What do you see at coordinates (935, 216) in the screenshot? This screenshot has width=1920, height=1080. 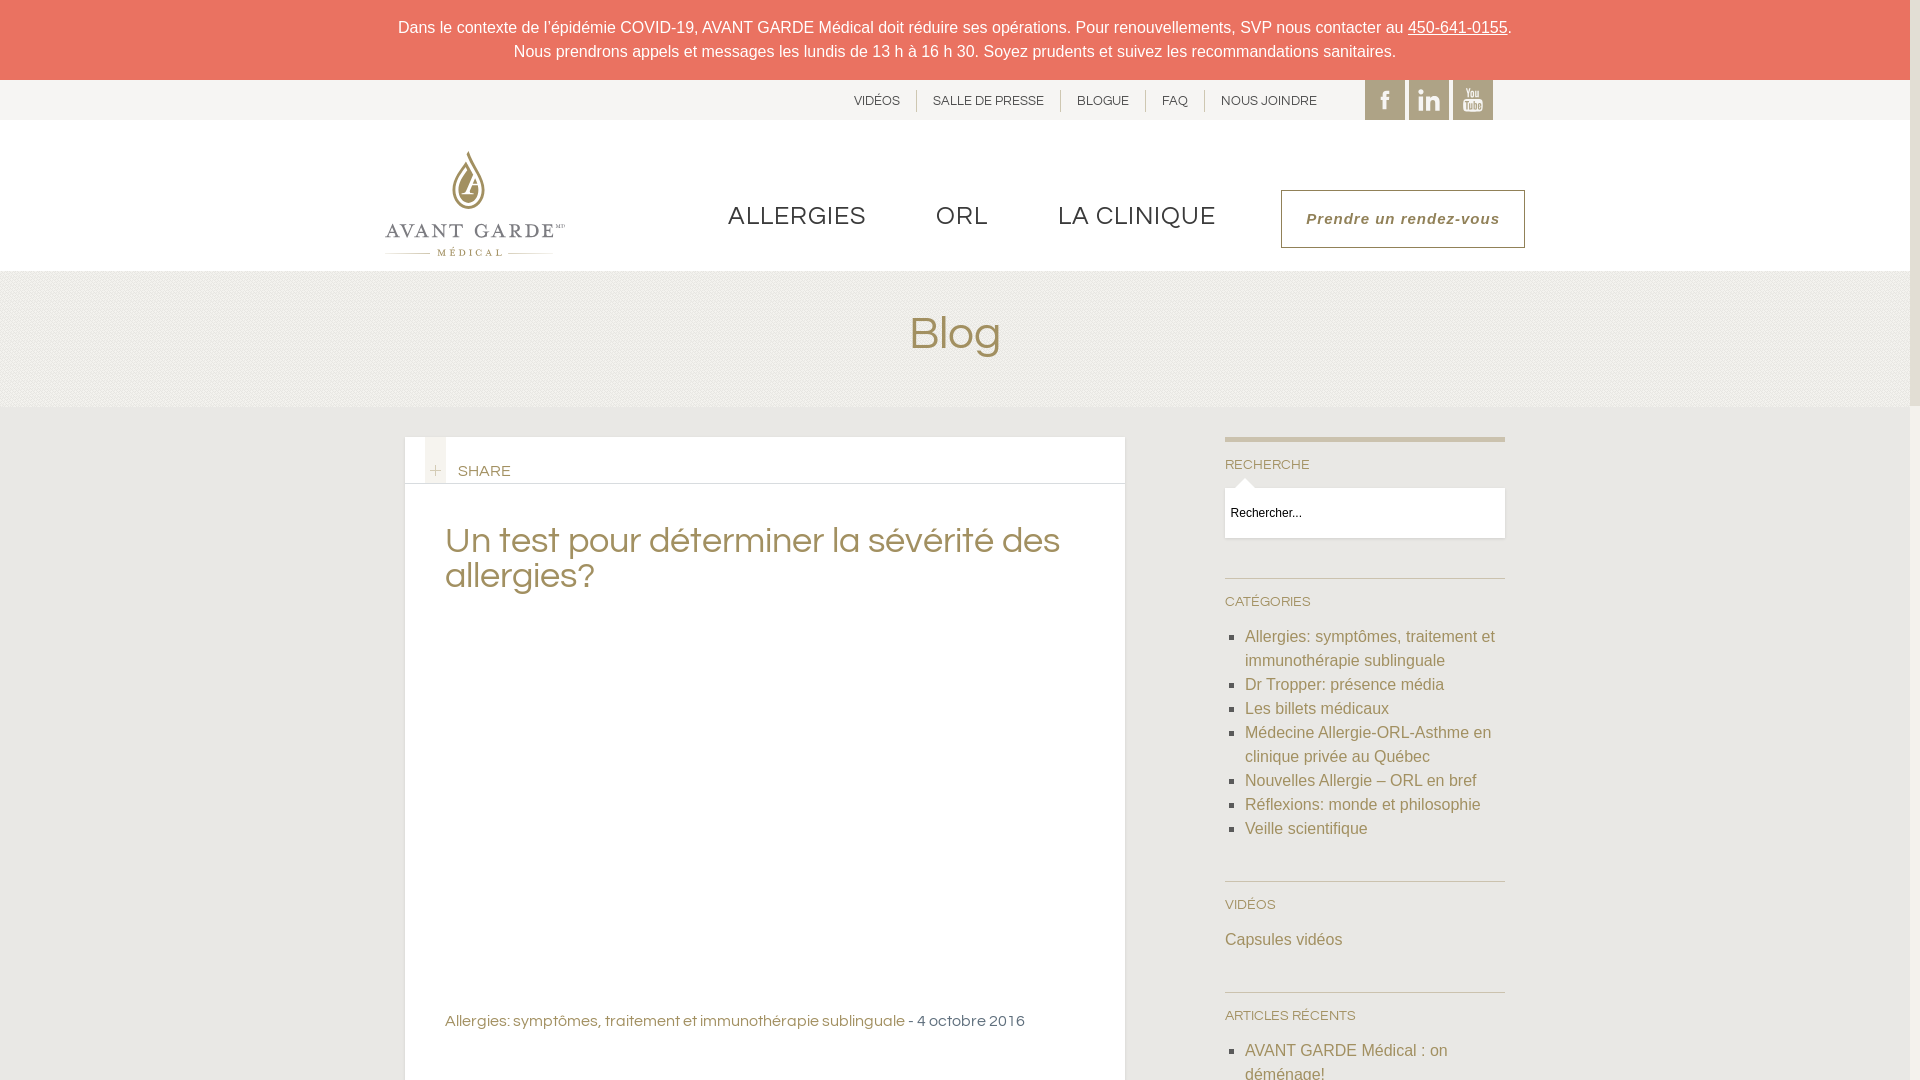 I see `'ORL'` at bounding box center [935, 216].